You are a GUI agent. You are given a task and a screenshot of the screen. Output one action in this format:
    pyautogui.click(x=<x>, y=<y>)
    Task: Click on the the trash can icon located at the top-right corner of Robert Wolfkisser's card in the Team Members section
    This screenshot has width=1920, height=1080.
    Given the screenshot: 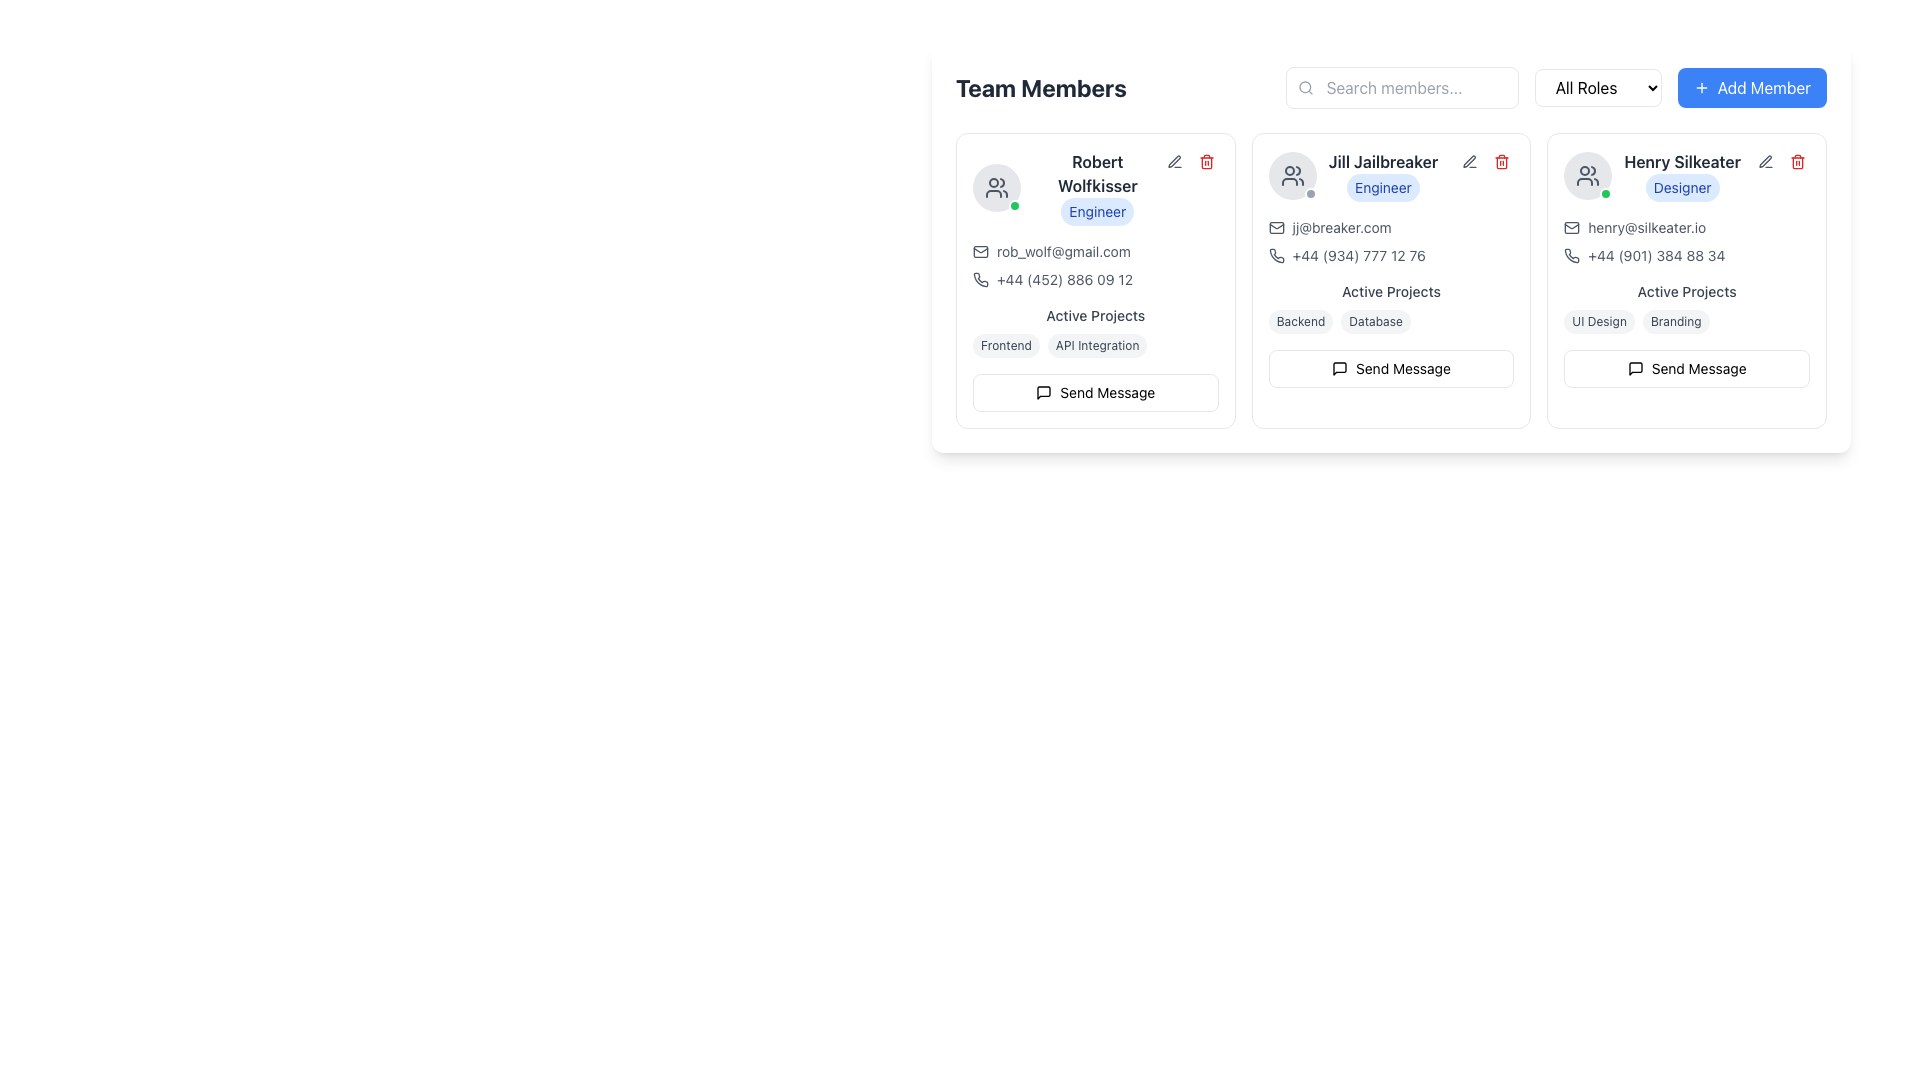 What is the action you would take?
    pyautogui.click(x=1205, y=161)
    